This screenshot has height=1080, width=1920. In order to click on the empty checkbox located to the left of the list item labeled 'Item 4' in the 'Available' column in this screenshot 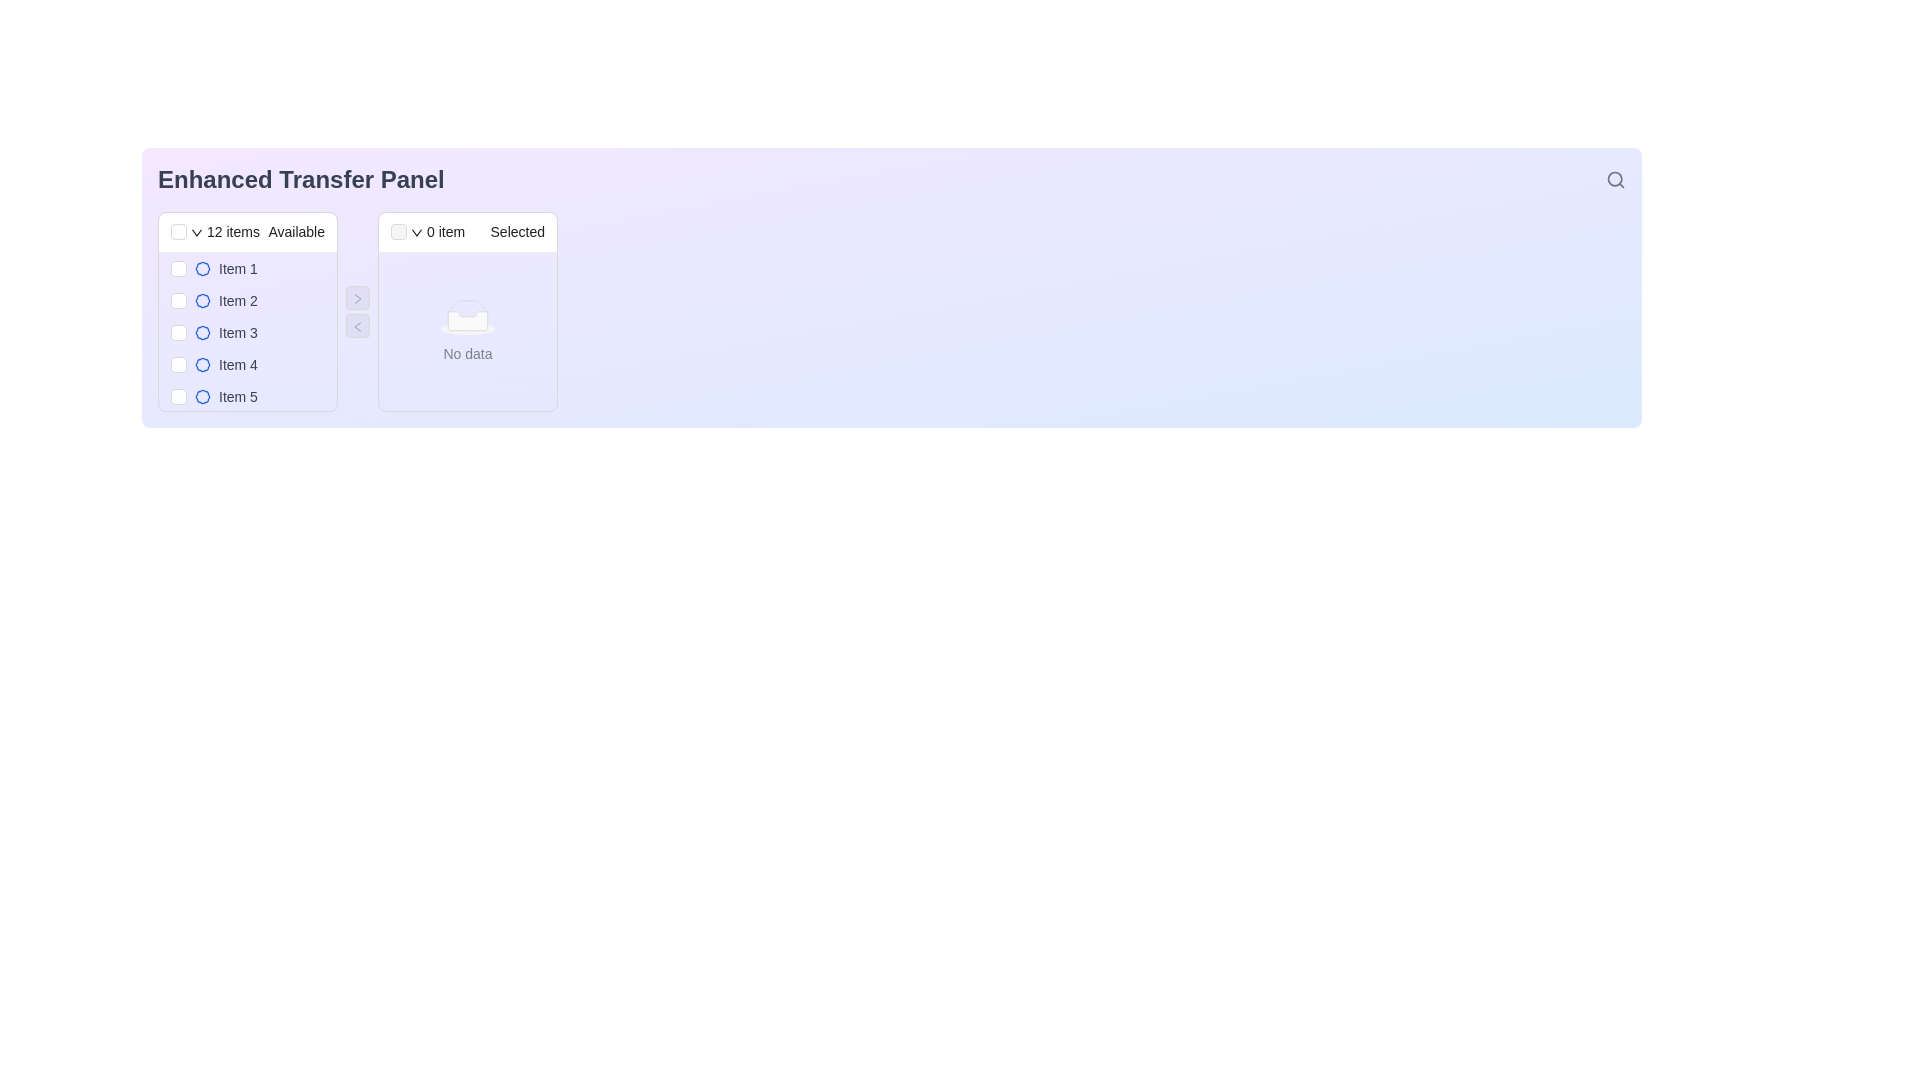, I will do `click(178, 365)`.